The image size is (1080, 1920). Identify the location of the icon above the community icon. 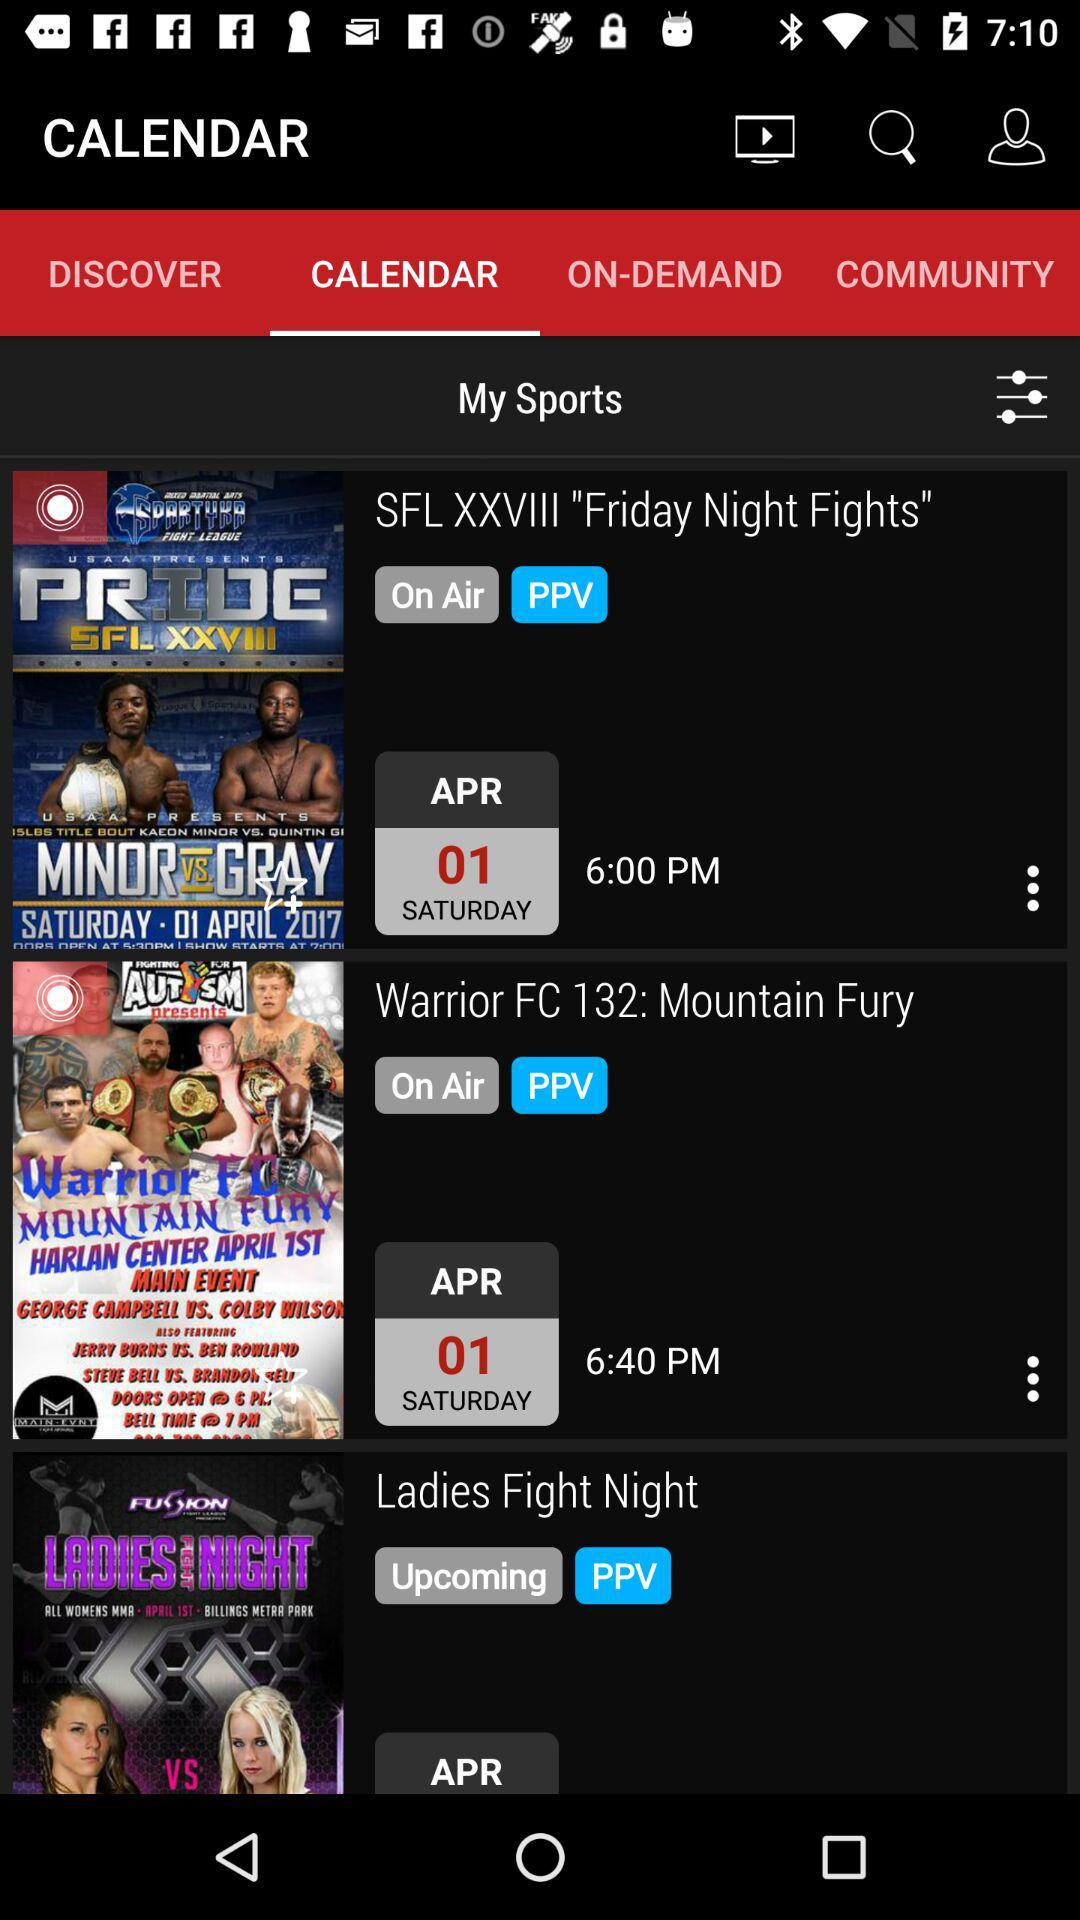
(890, 135).